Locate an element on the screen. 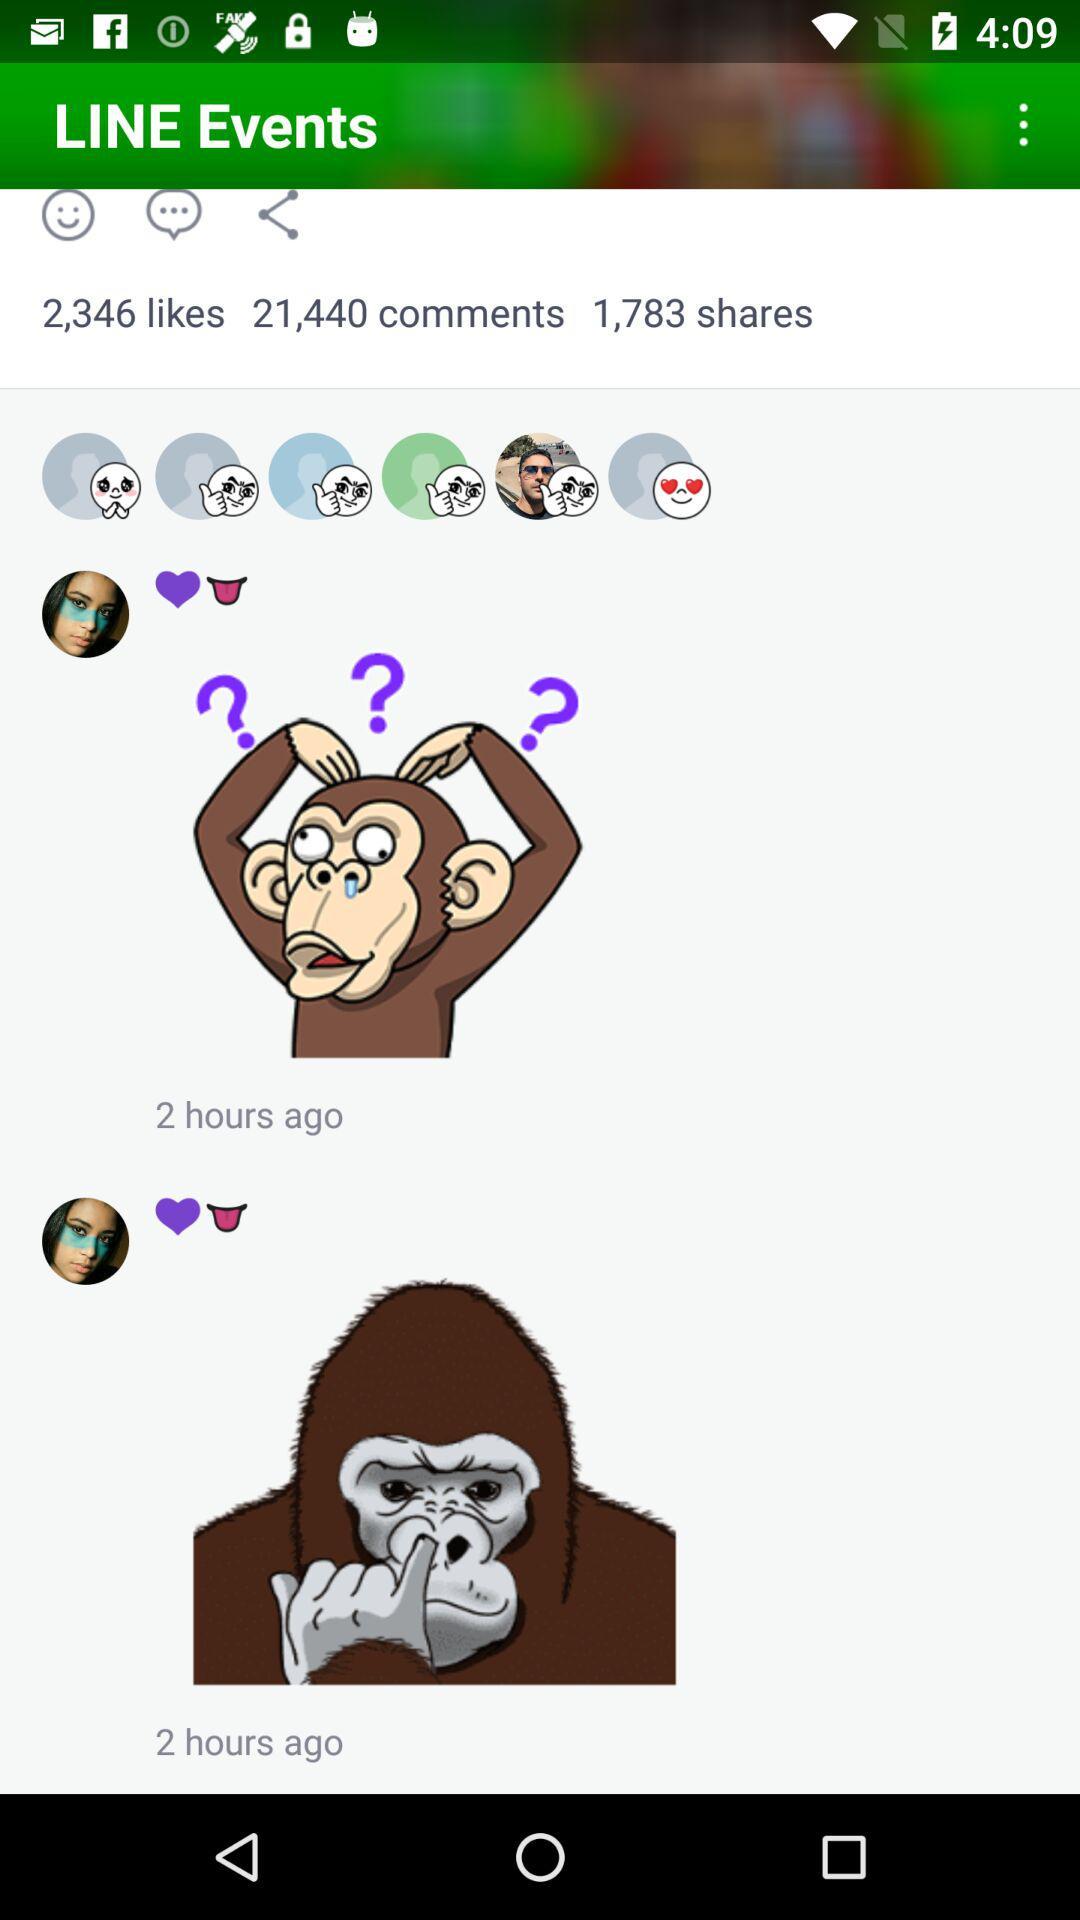  app next to 21,440 comments icon is located at coordinates (133, 312).